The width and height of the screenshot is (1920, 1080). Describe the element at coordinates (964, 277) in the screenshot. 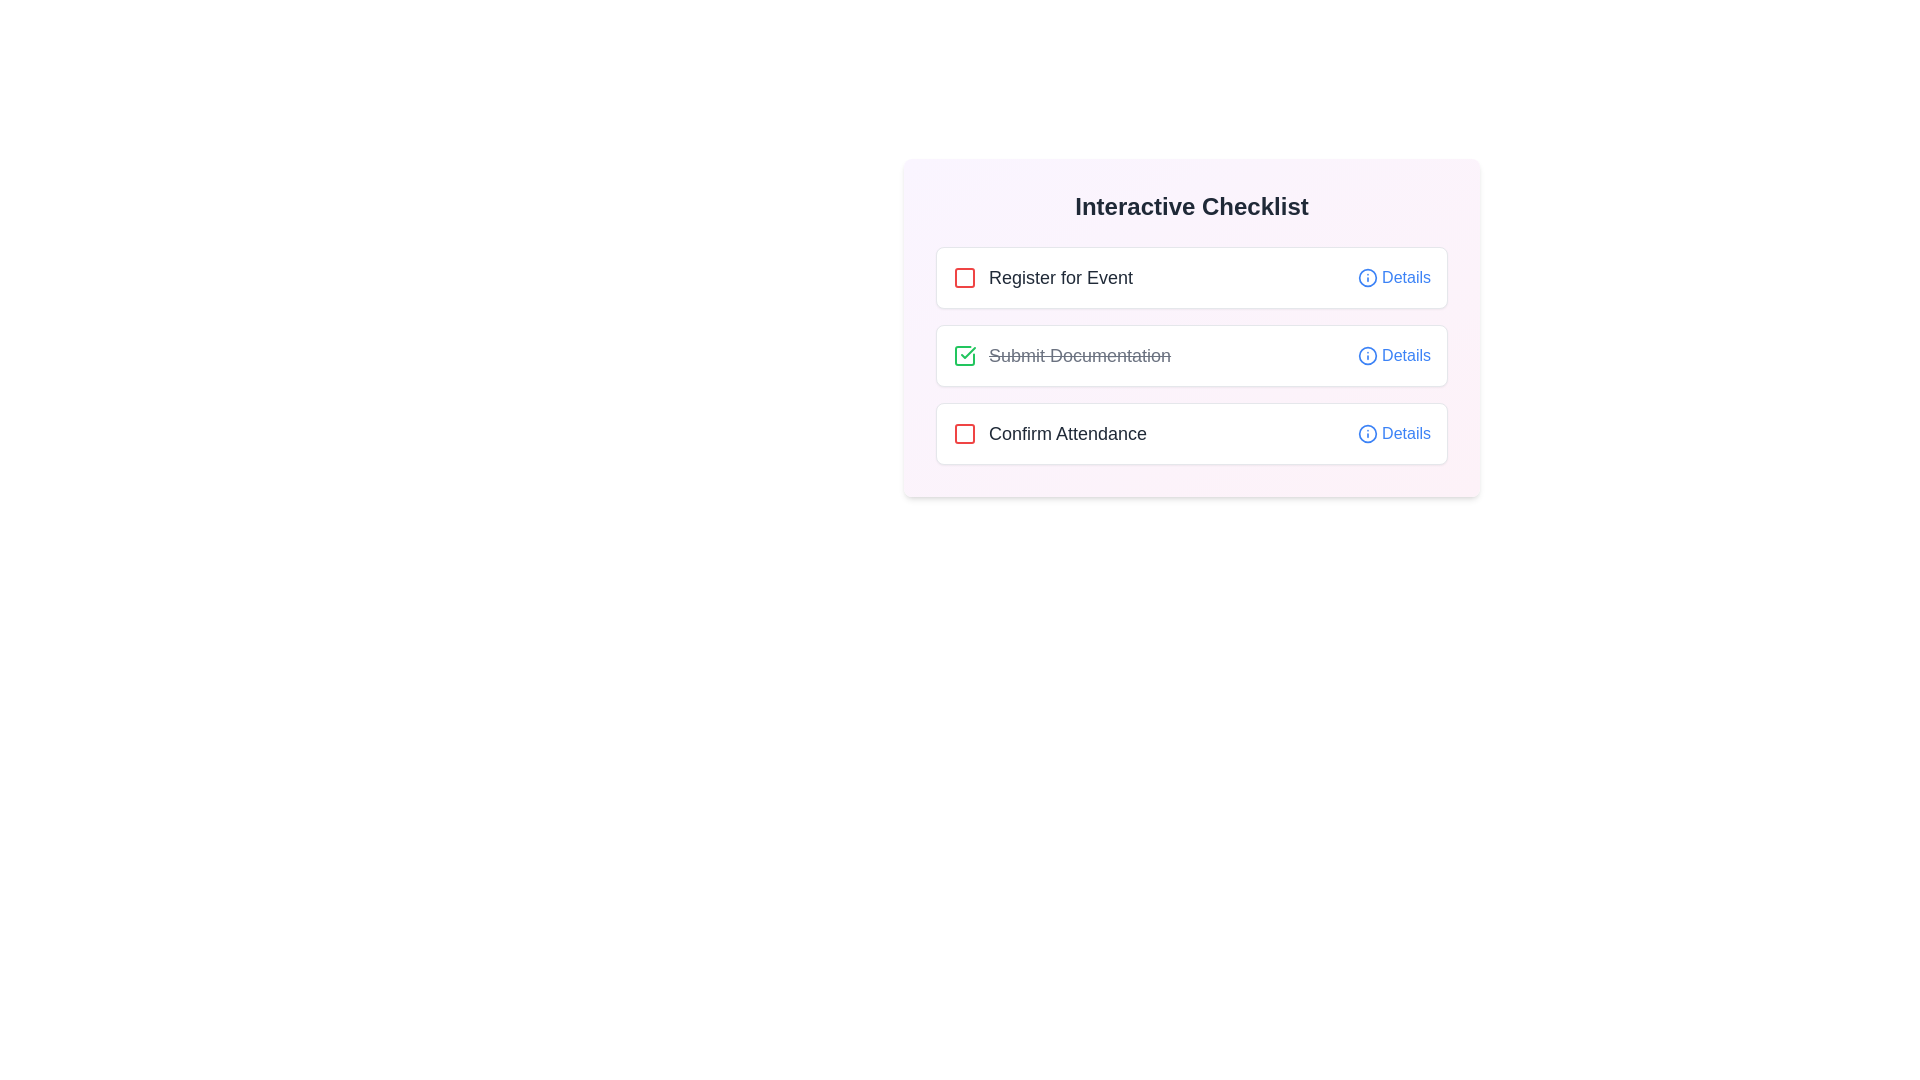

I see `the unchecked checkbox located to the left of the 'Register for Event' text` at that location.